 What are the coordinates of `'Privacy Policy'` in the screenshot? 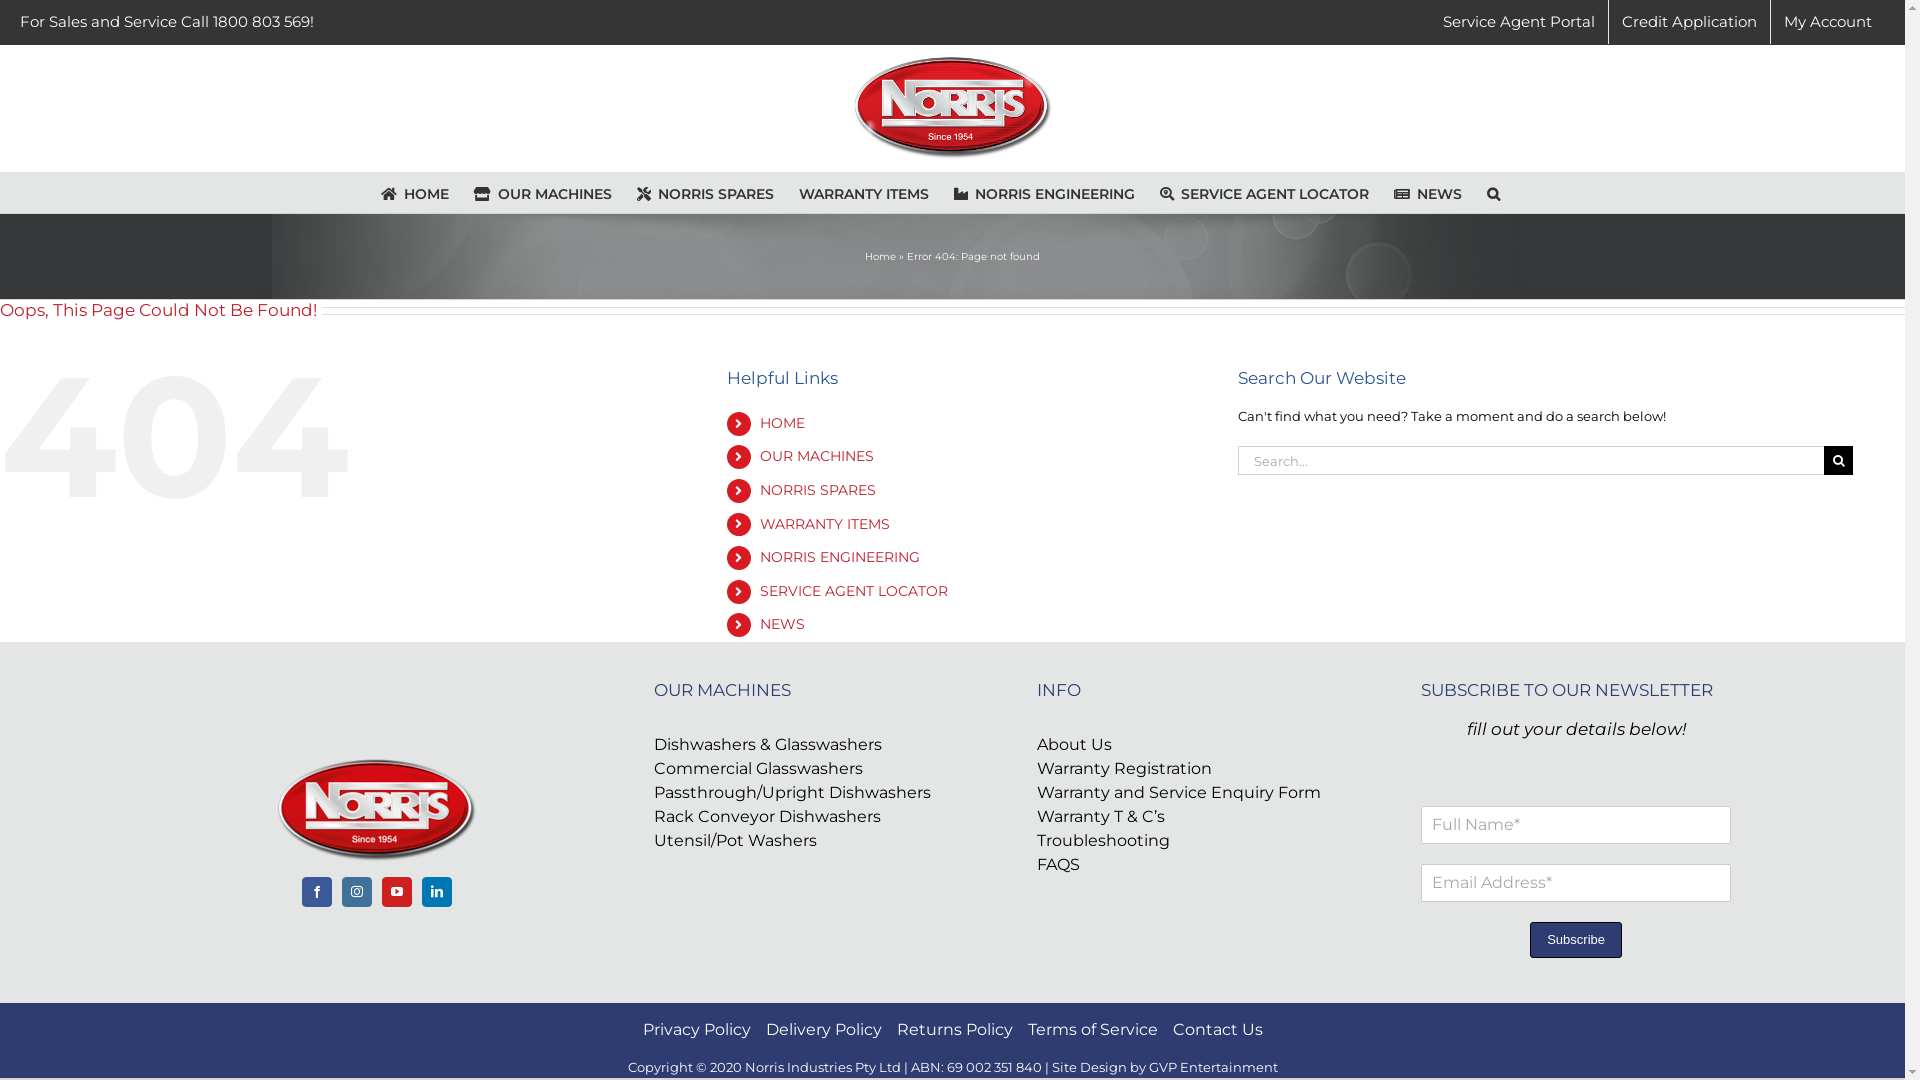 It's located at (696, 1029).